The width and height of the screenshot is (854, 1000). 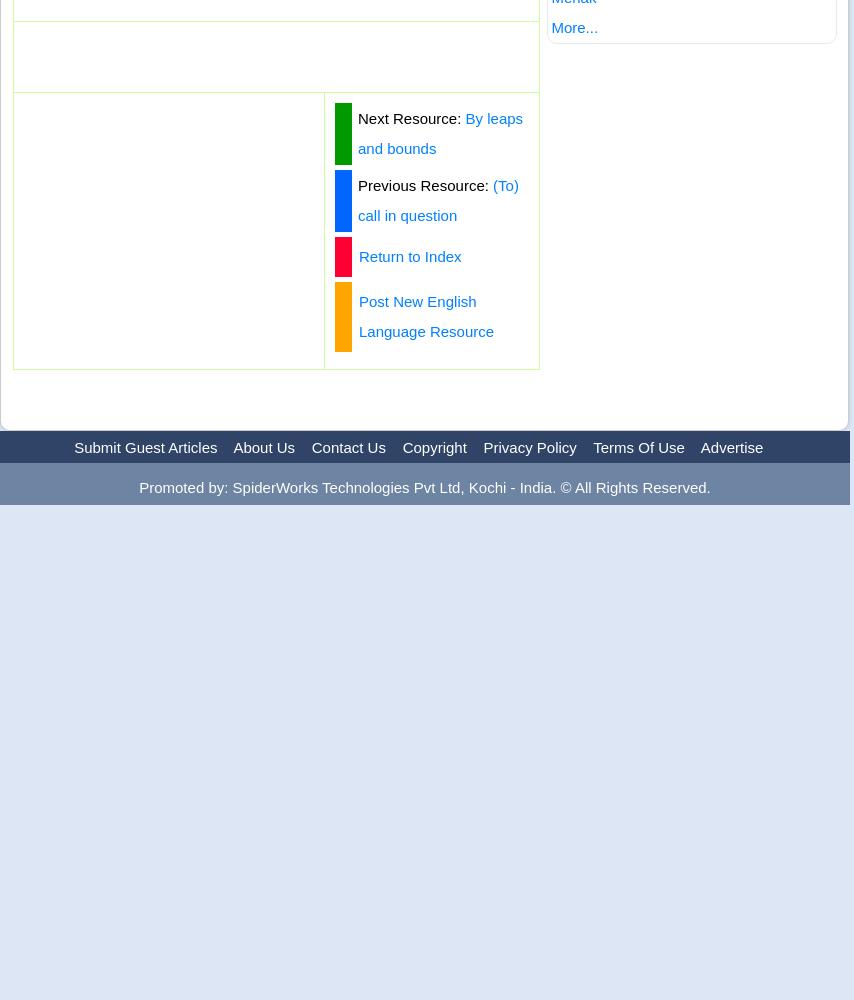 What do you see at coordinates (424, 486) in the screenshot?
I see `'Promoted by: SpiderWorks Technologies Pvt Ltd, Kochi - India. © All Rights Reserved.'` at bounding box center [424, 486].